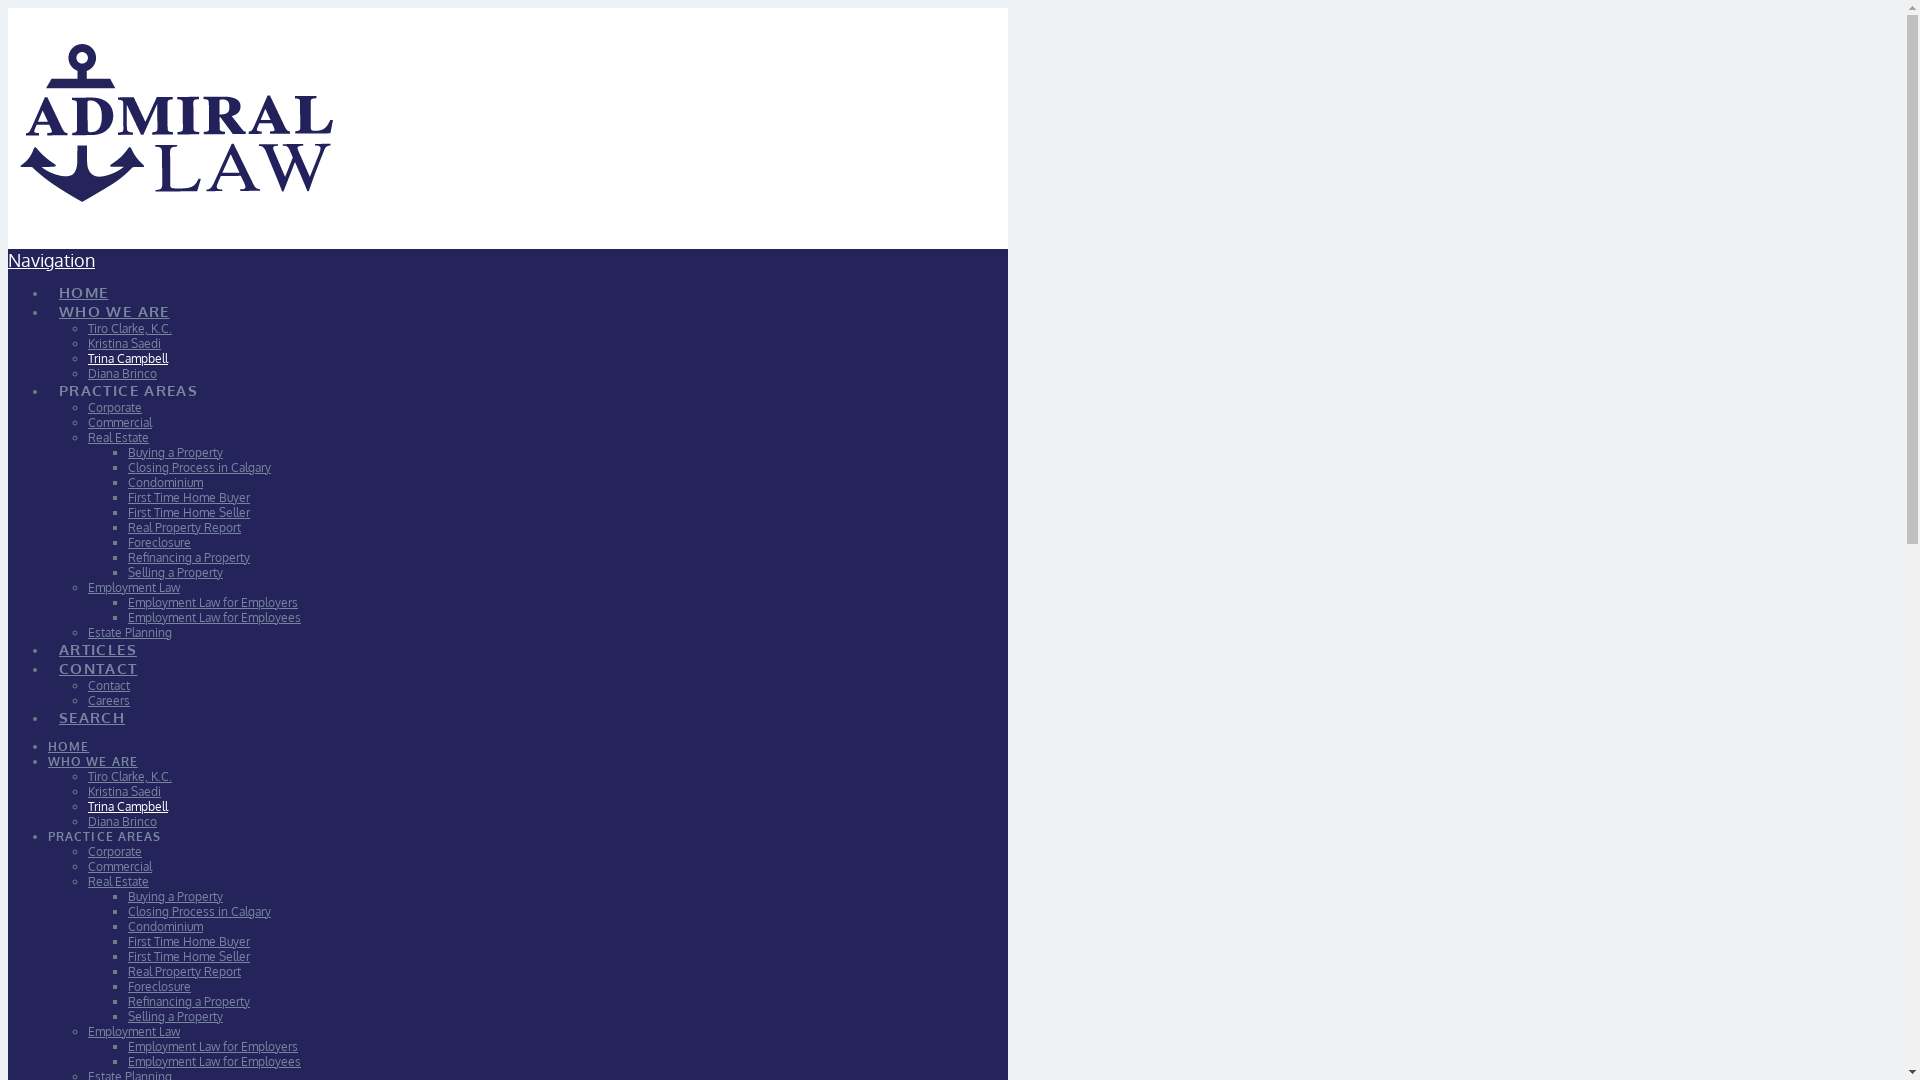 This screenshot has width=1920, height=1080. I want to click on 'WHO WE ARE', so click(112, 300).